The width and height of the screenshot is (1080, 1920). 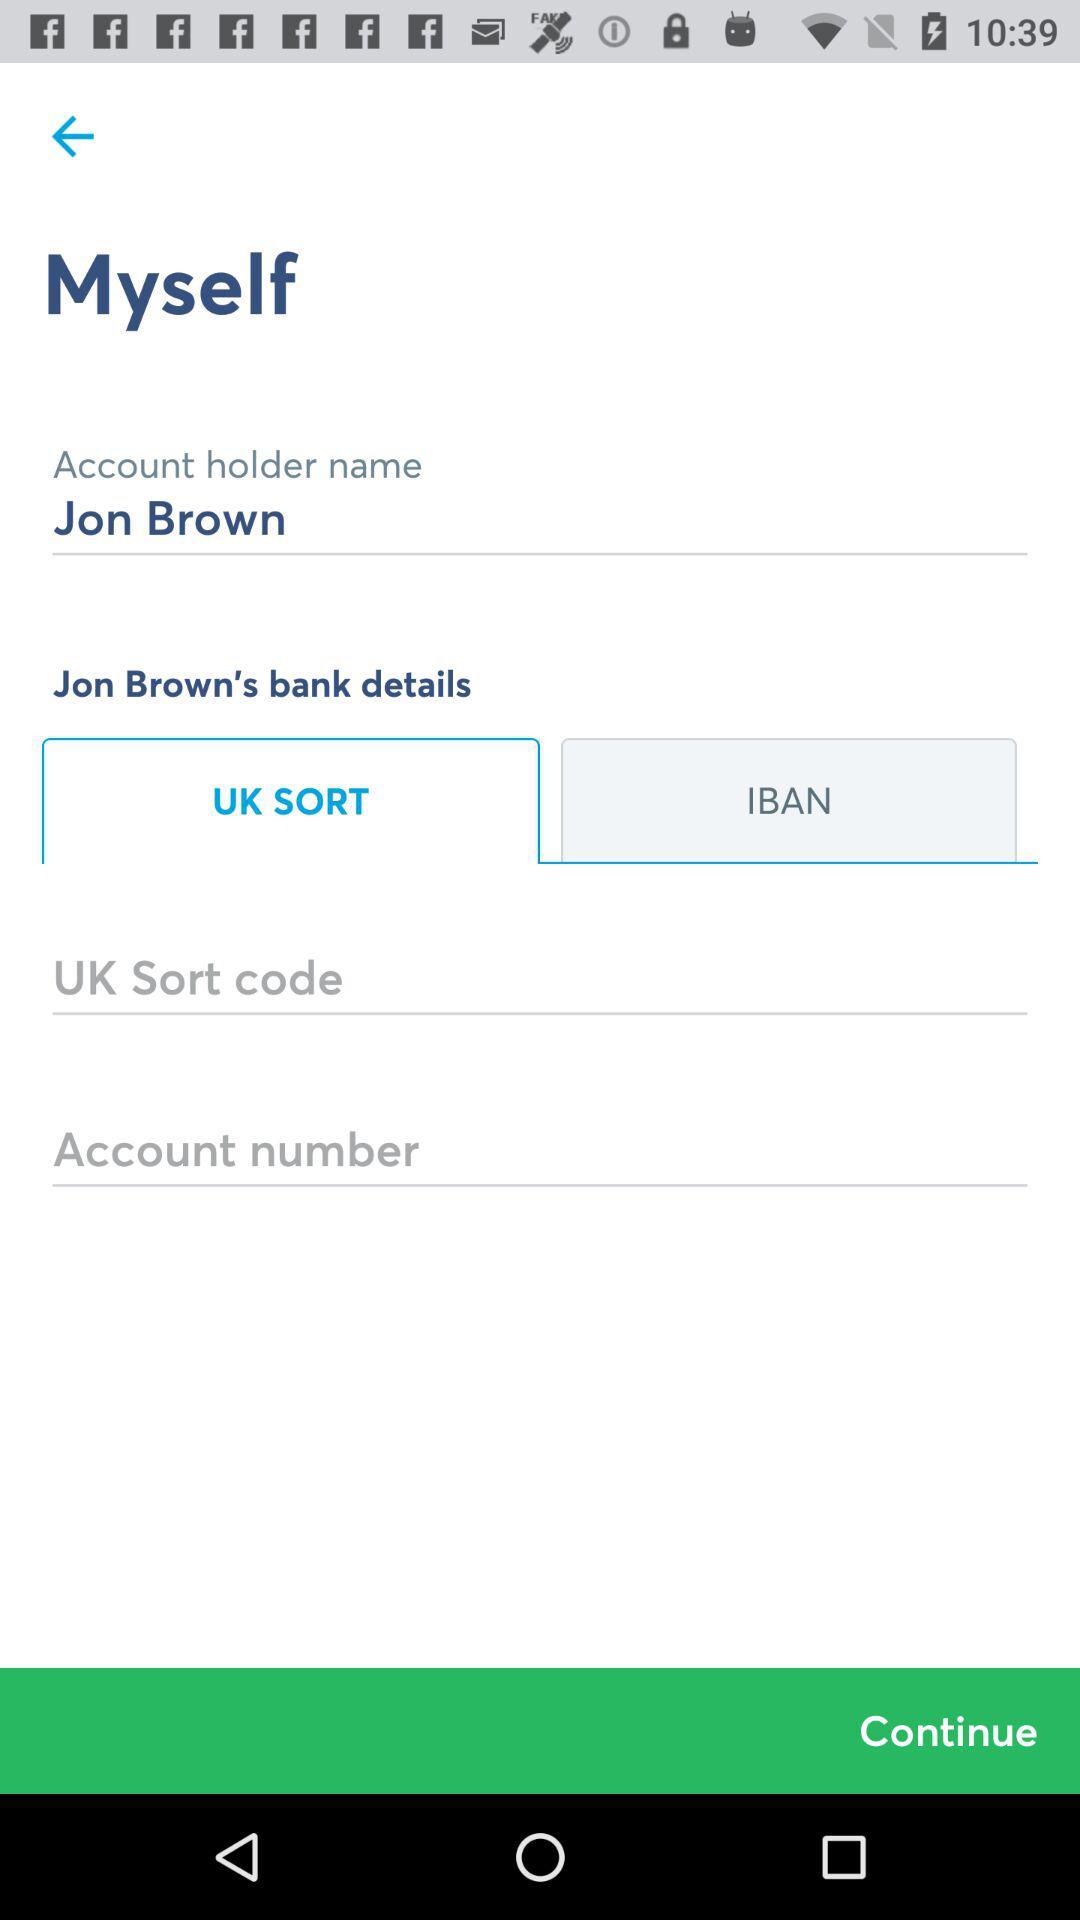 I want to click on uk sort on the left, so click(x=290, y=801).